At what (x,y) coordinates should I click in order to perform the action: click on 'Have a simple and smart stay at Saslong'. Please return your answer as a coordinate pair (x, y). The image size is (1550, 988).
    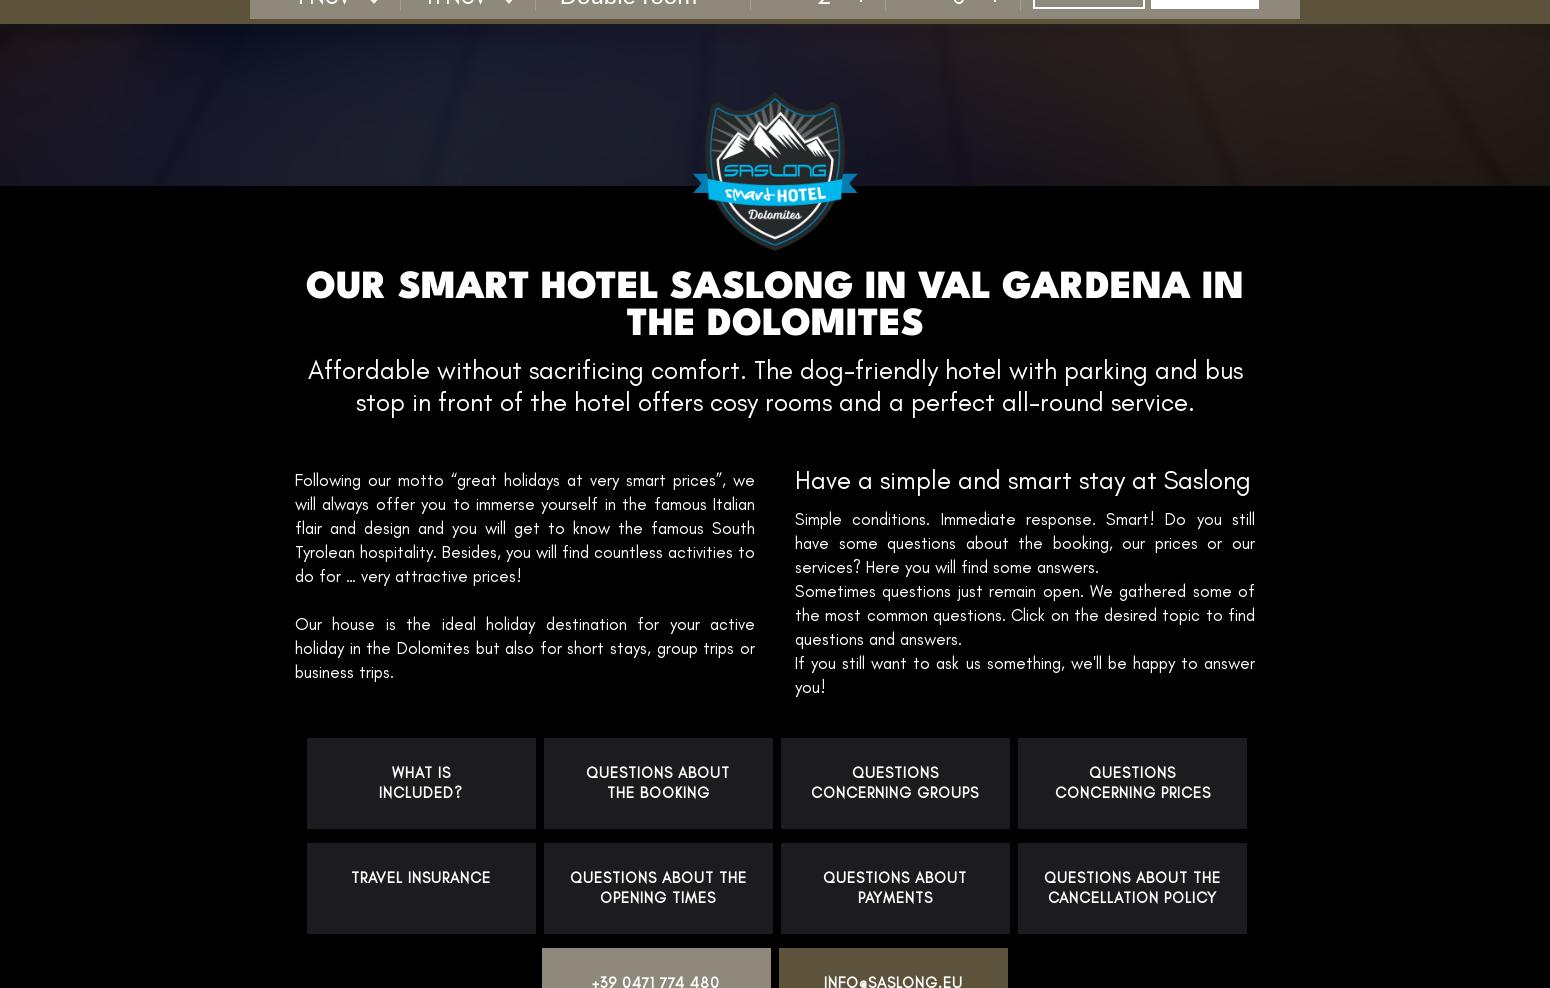
    Looking at the image, I should click on (1023, 478).